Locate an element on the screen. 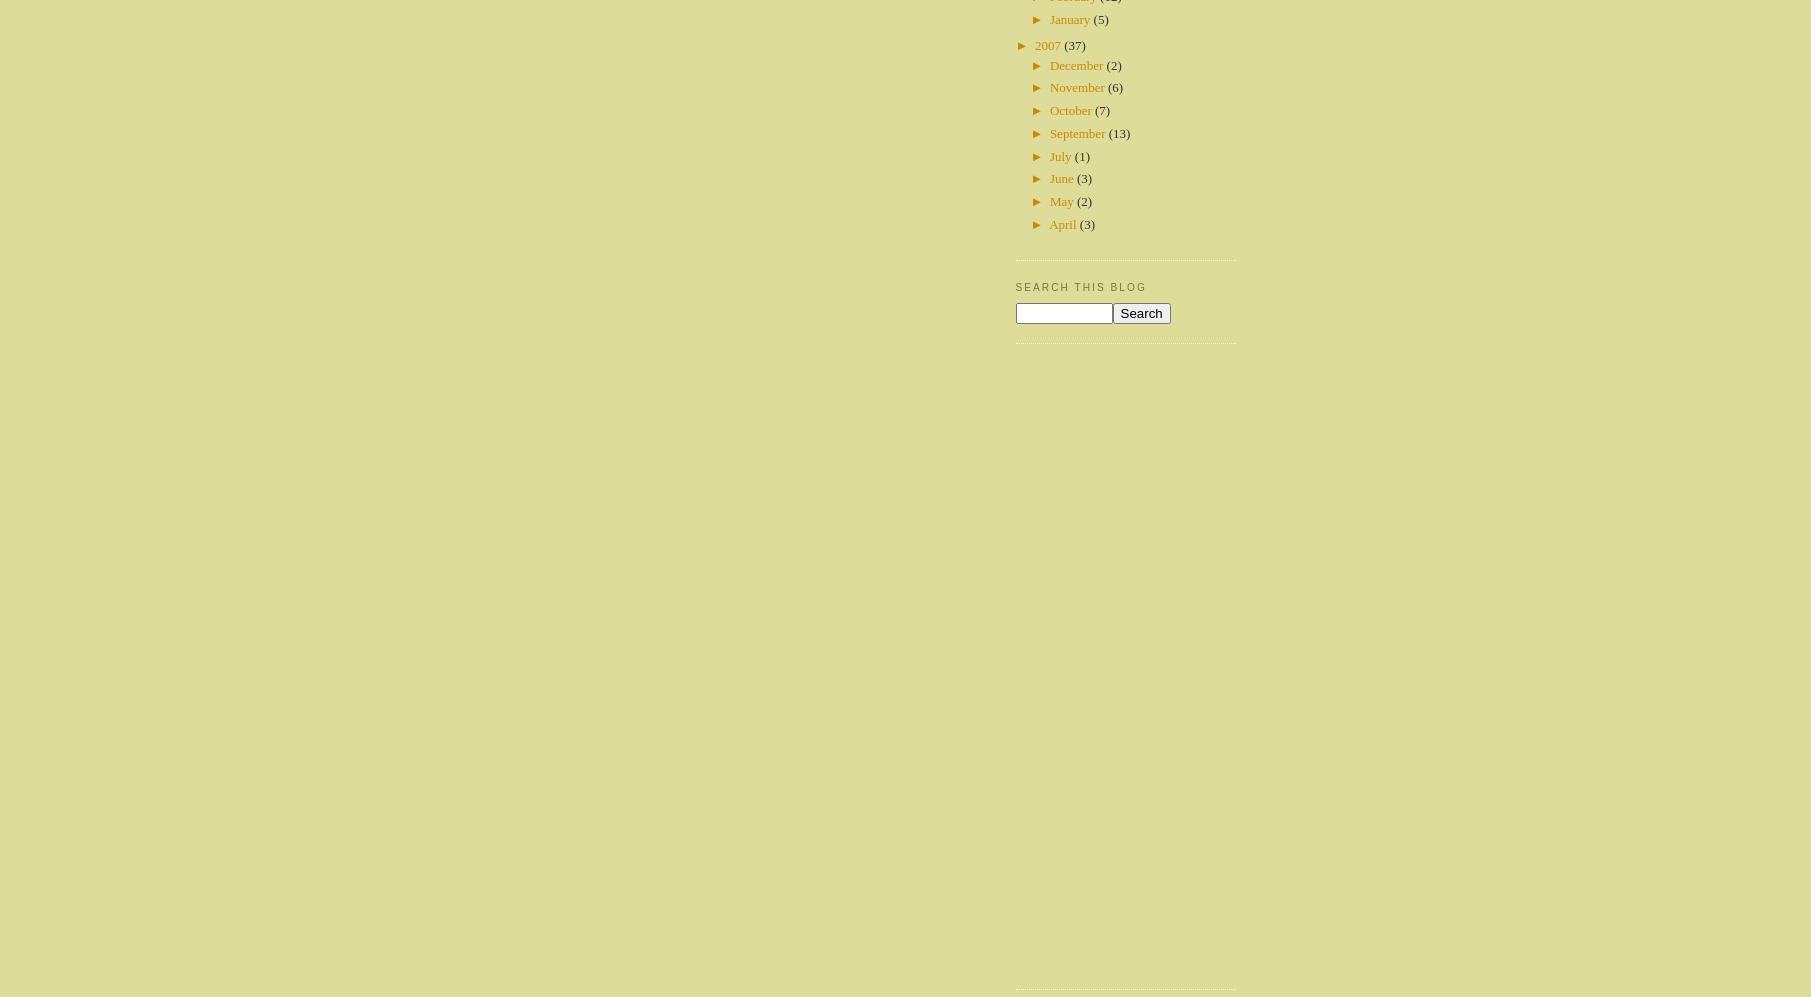 Image resolution: width=1811 pixels, height=997 pixels. '(7)' is located at coordinates (1102, 110).